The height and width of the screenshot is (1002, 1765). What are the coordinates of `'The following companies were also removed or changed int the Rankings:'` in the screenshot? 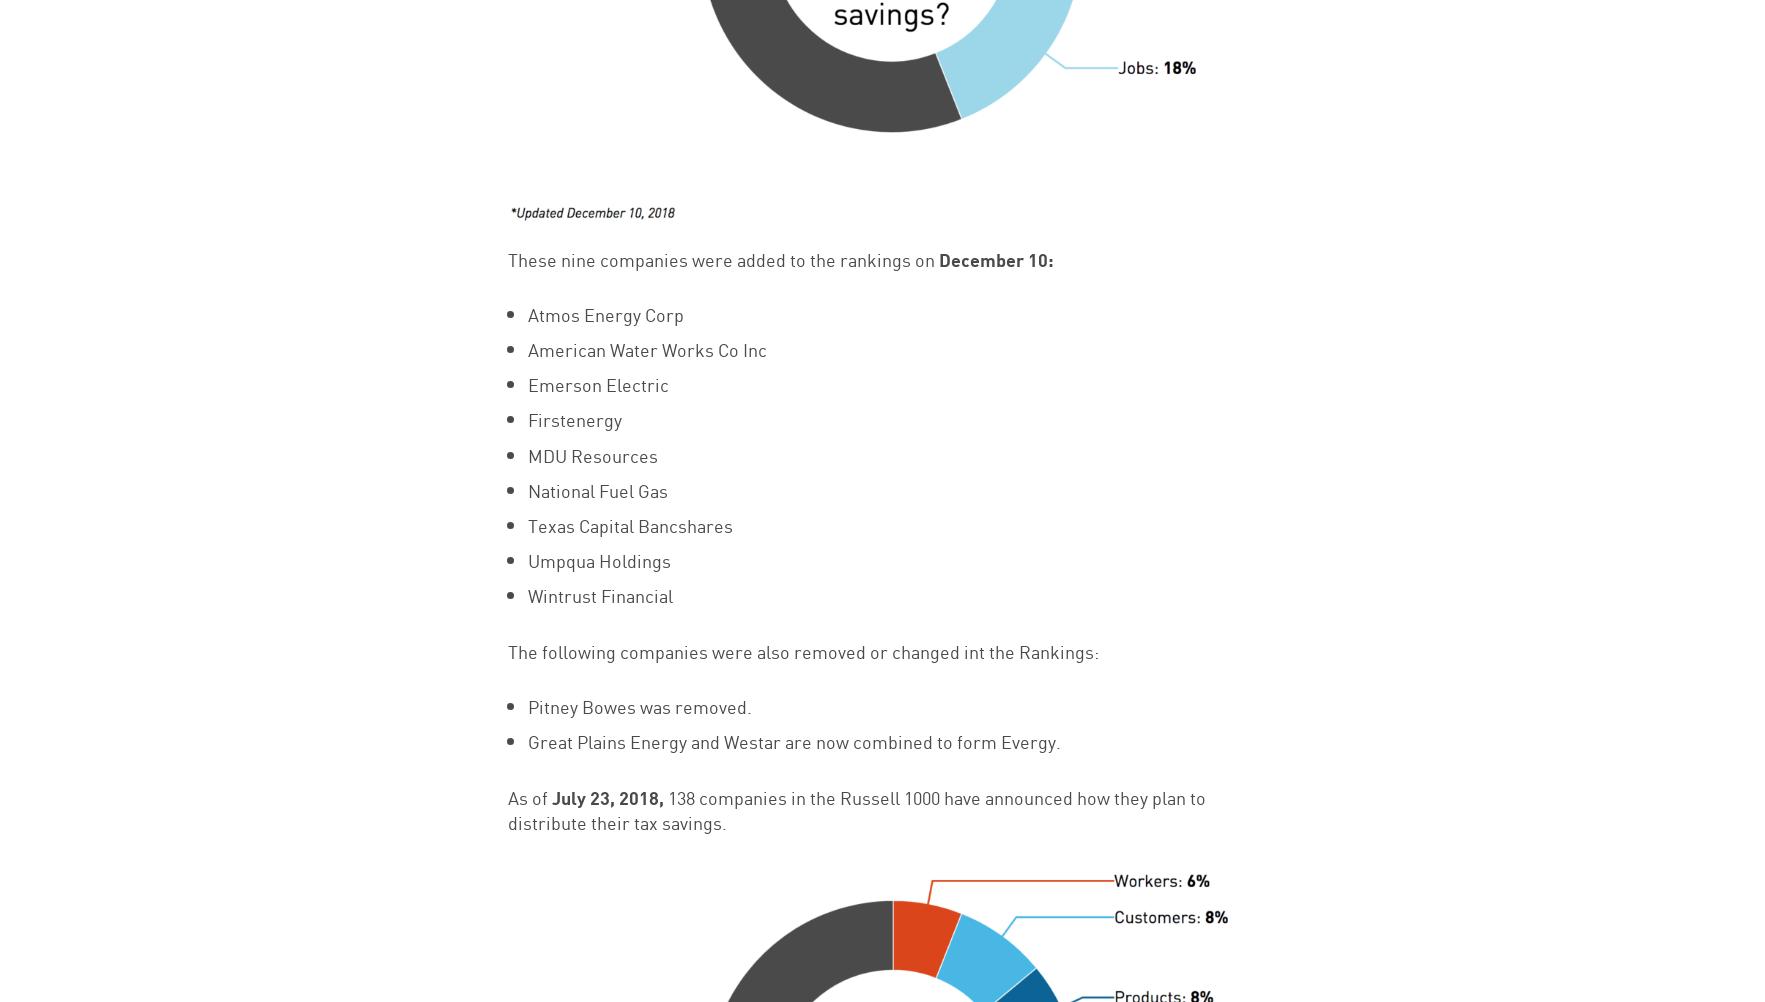 It's located at (801, 648).